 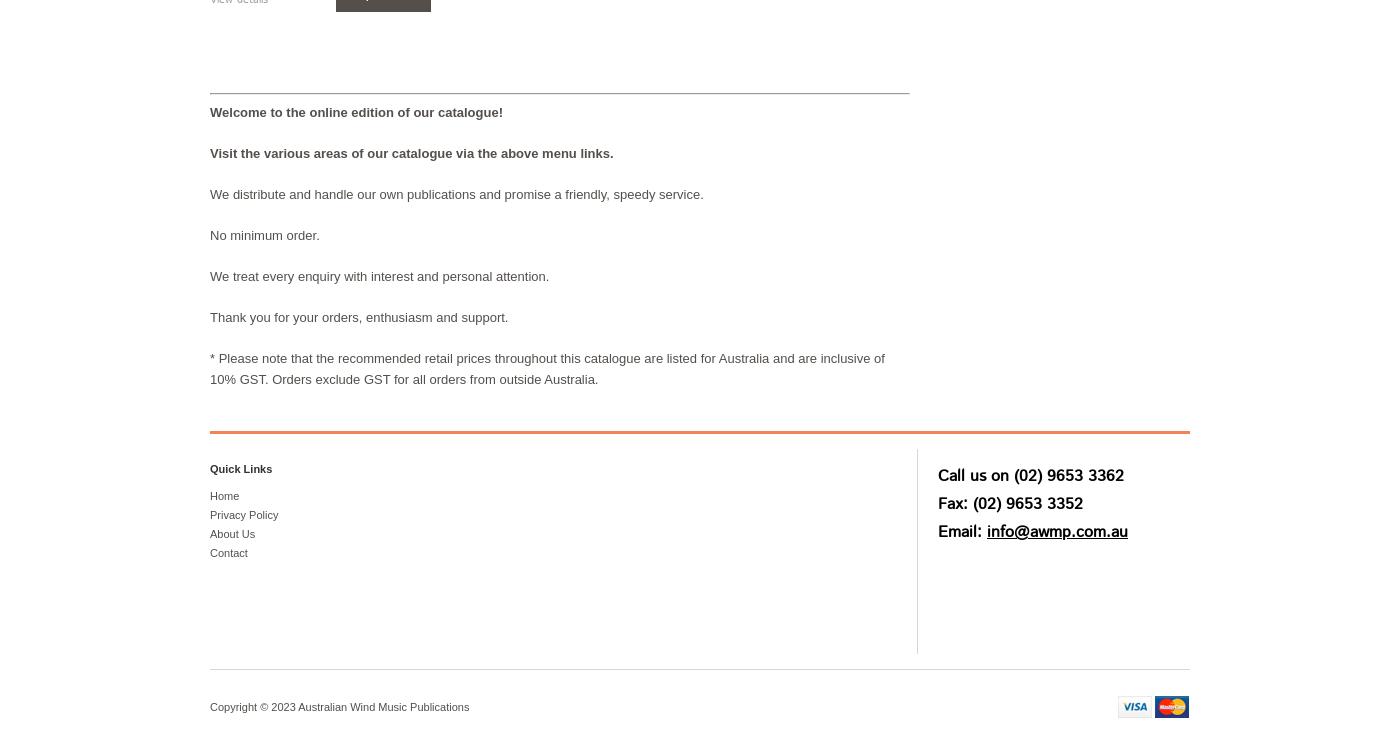 I want to click on 'Privacy Policy', so click(x=244, y=513).